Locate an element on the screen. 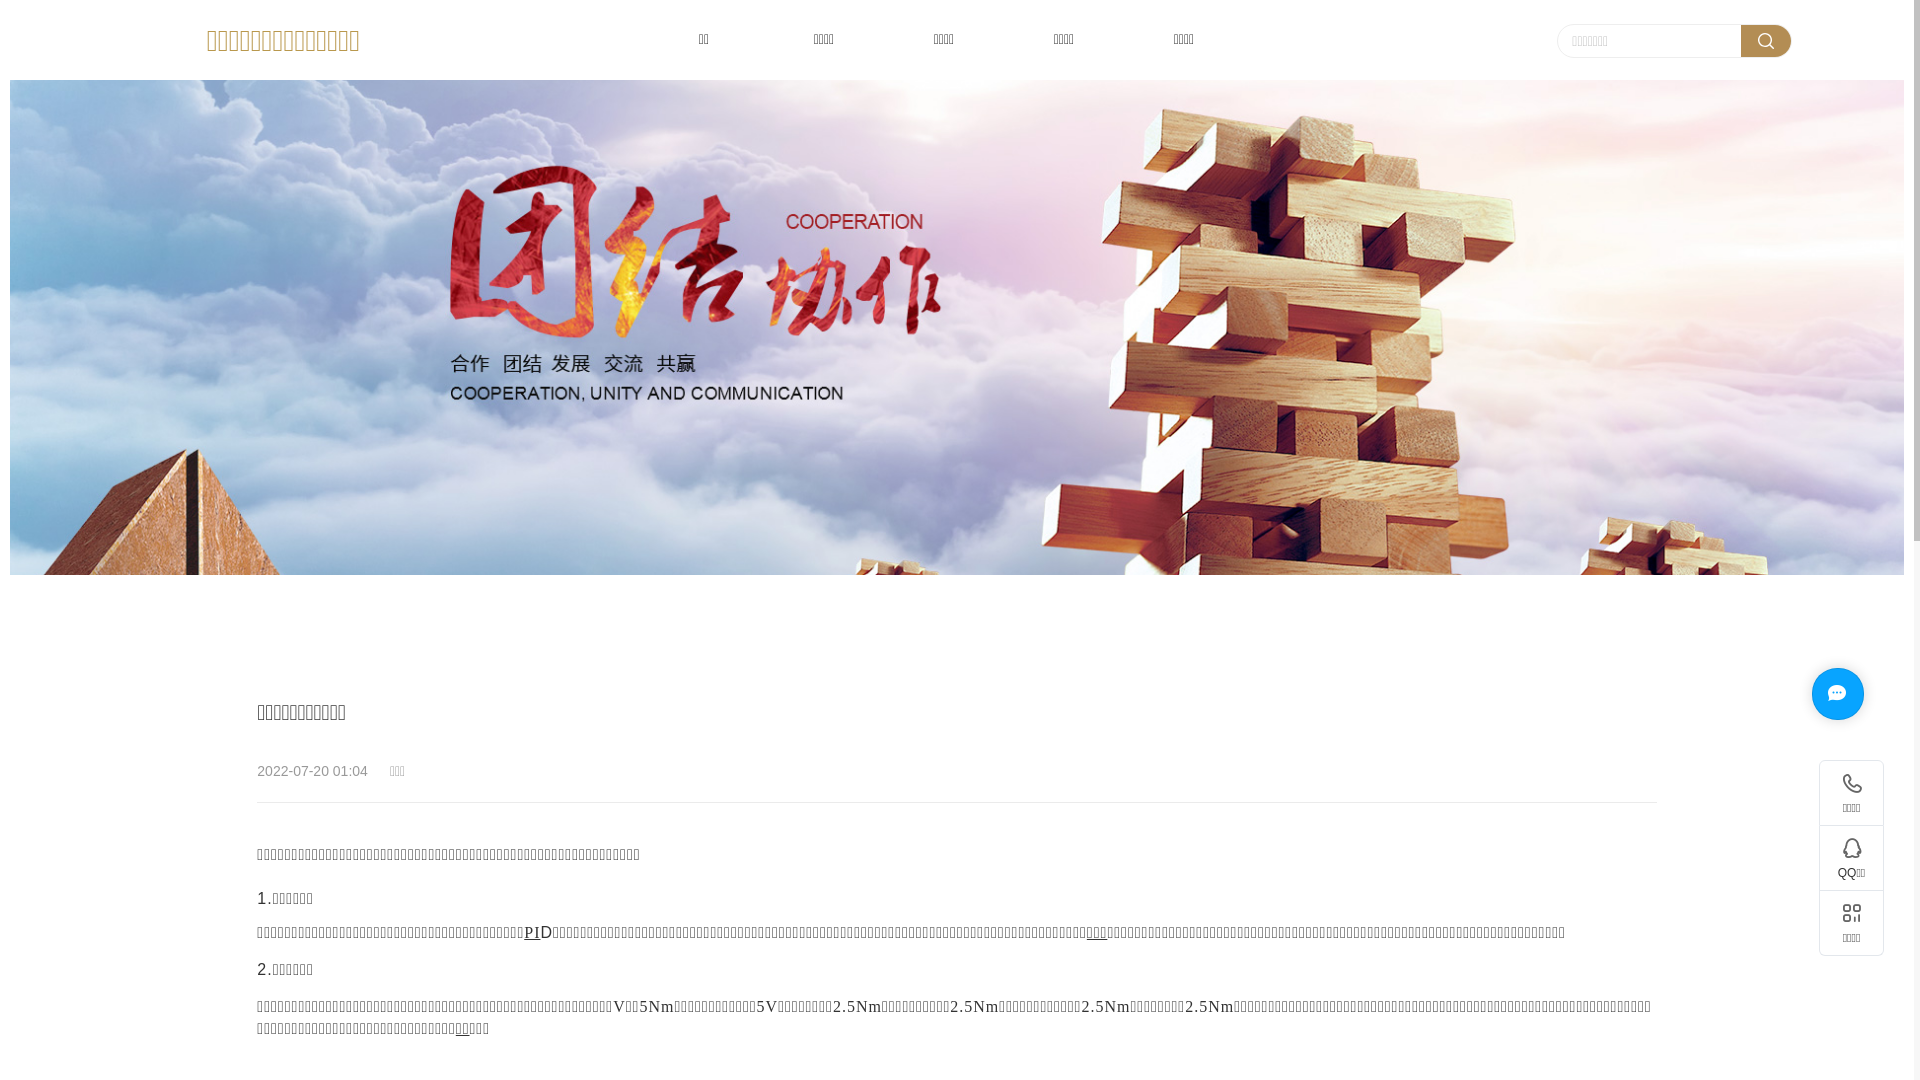  'PI' is located at coordinates (523, 933).